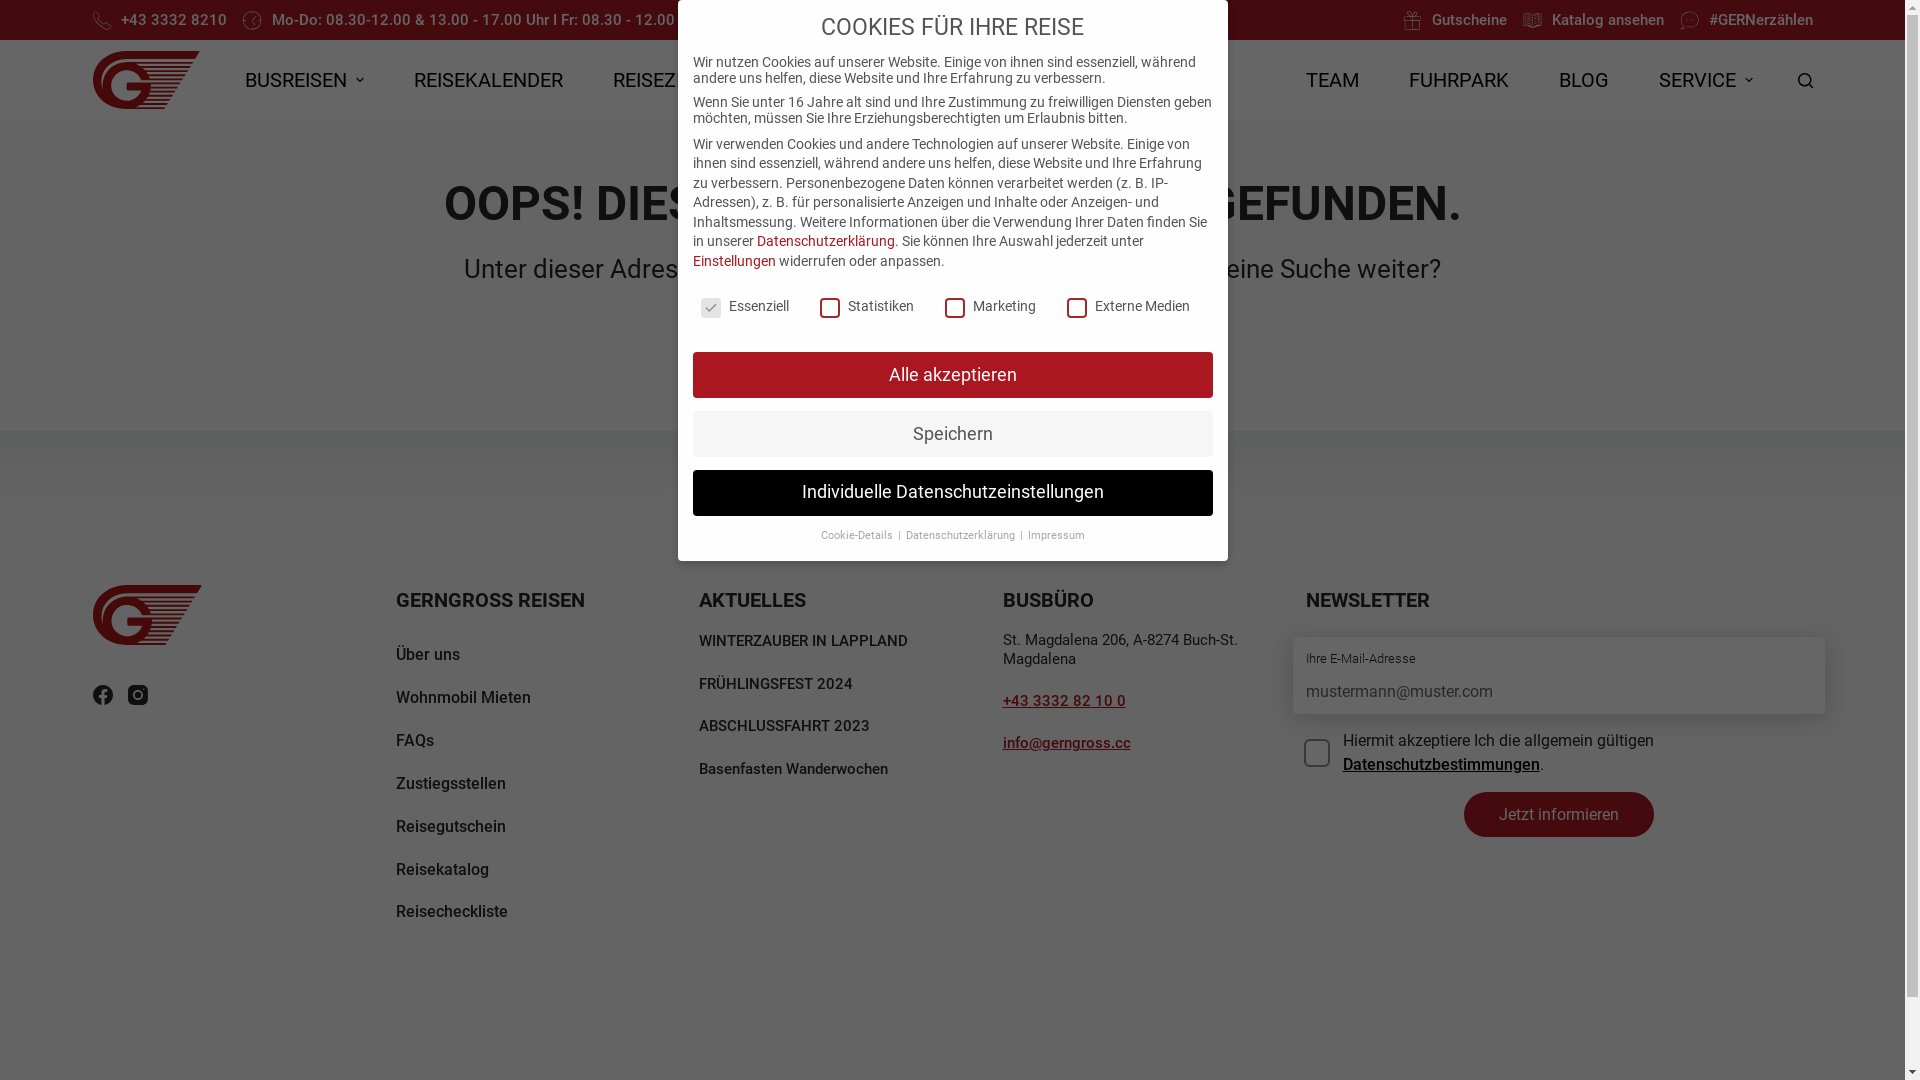 This screenshot has width=1920, height=1080. I want to click on 'GRUPPENREISEN', so click(841, 79).